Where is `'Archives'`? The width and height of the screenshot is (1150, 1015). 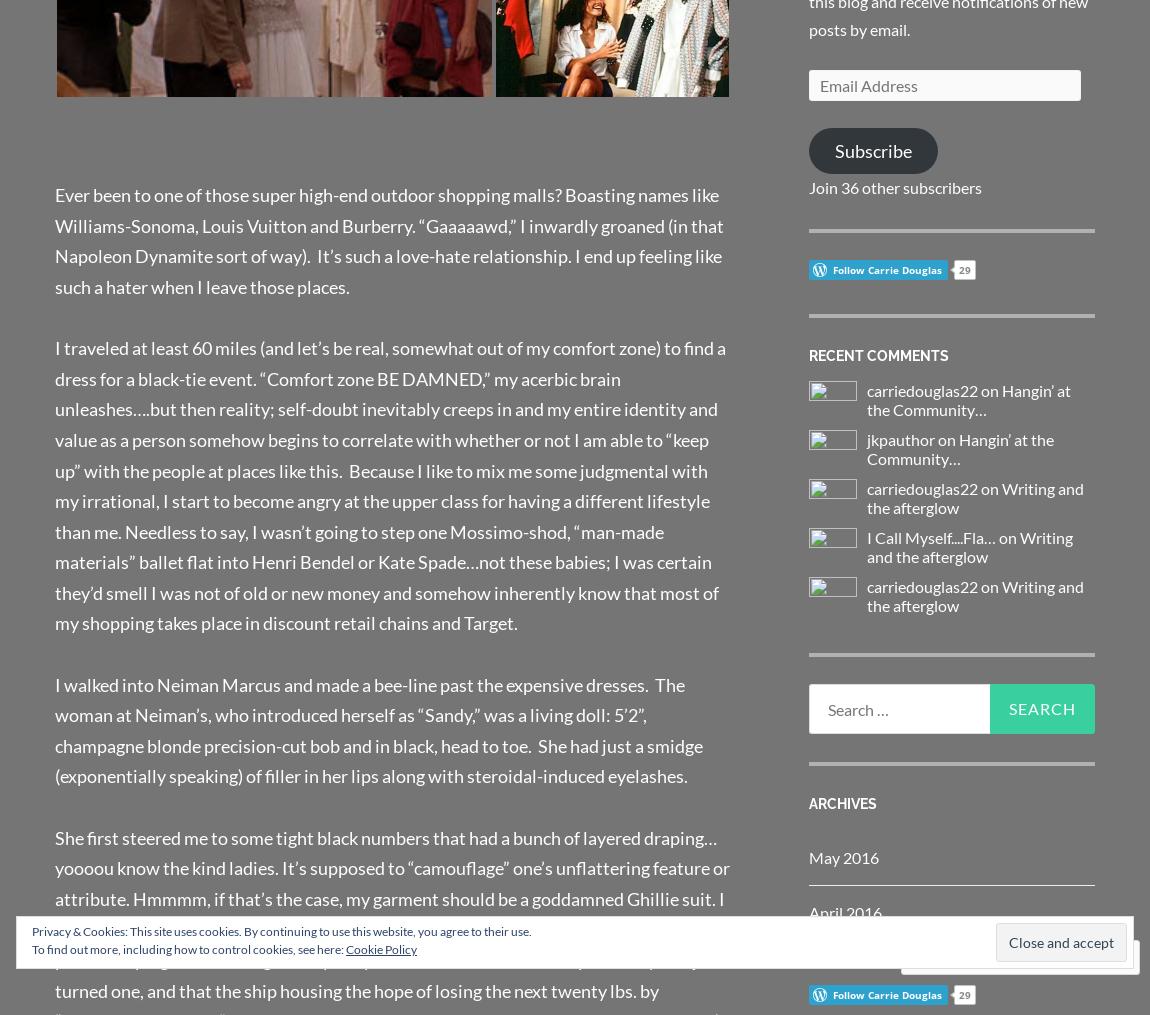
'Archives' is located at coordinates (841, 802).